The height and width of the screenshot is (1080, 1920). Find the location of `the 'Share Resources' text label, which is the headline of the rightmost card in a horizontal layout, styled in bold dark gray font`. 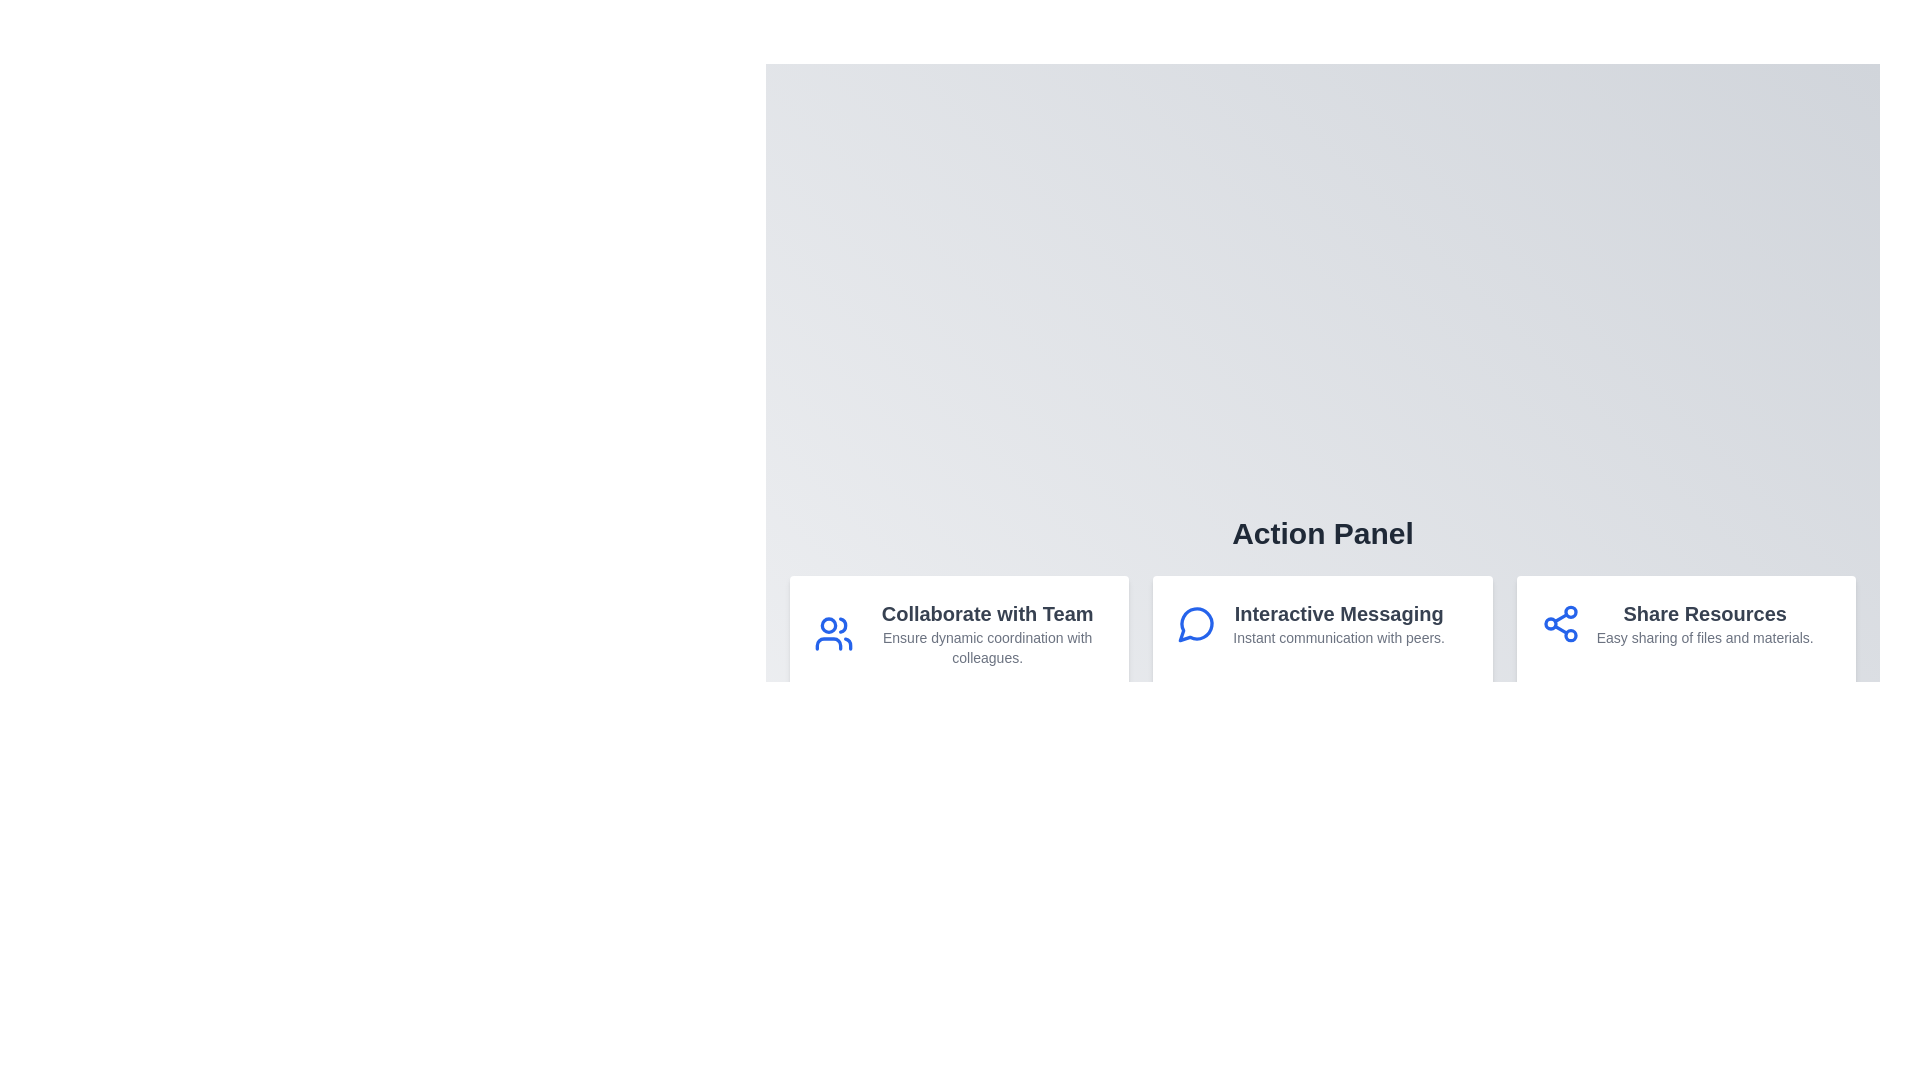

the 'Share Resources' text label, which is the headline of the rightmost card in a horizontal layout, styled in bold dark gray font is located at coordinates (1704, 612).